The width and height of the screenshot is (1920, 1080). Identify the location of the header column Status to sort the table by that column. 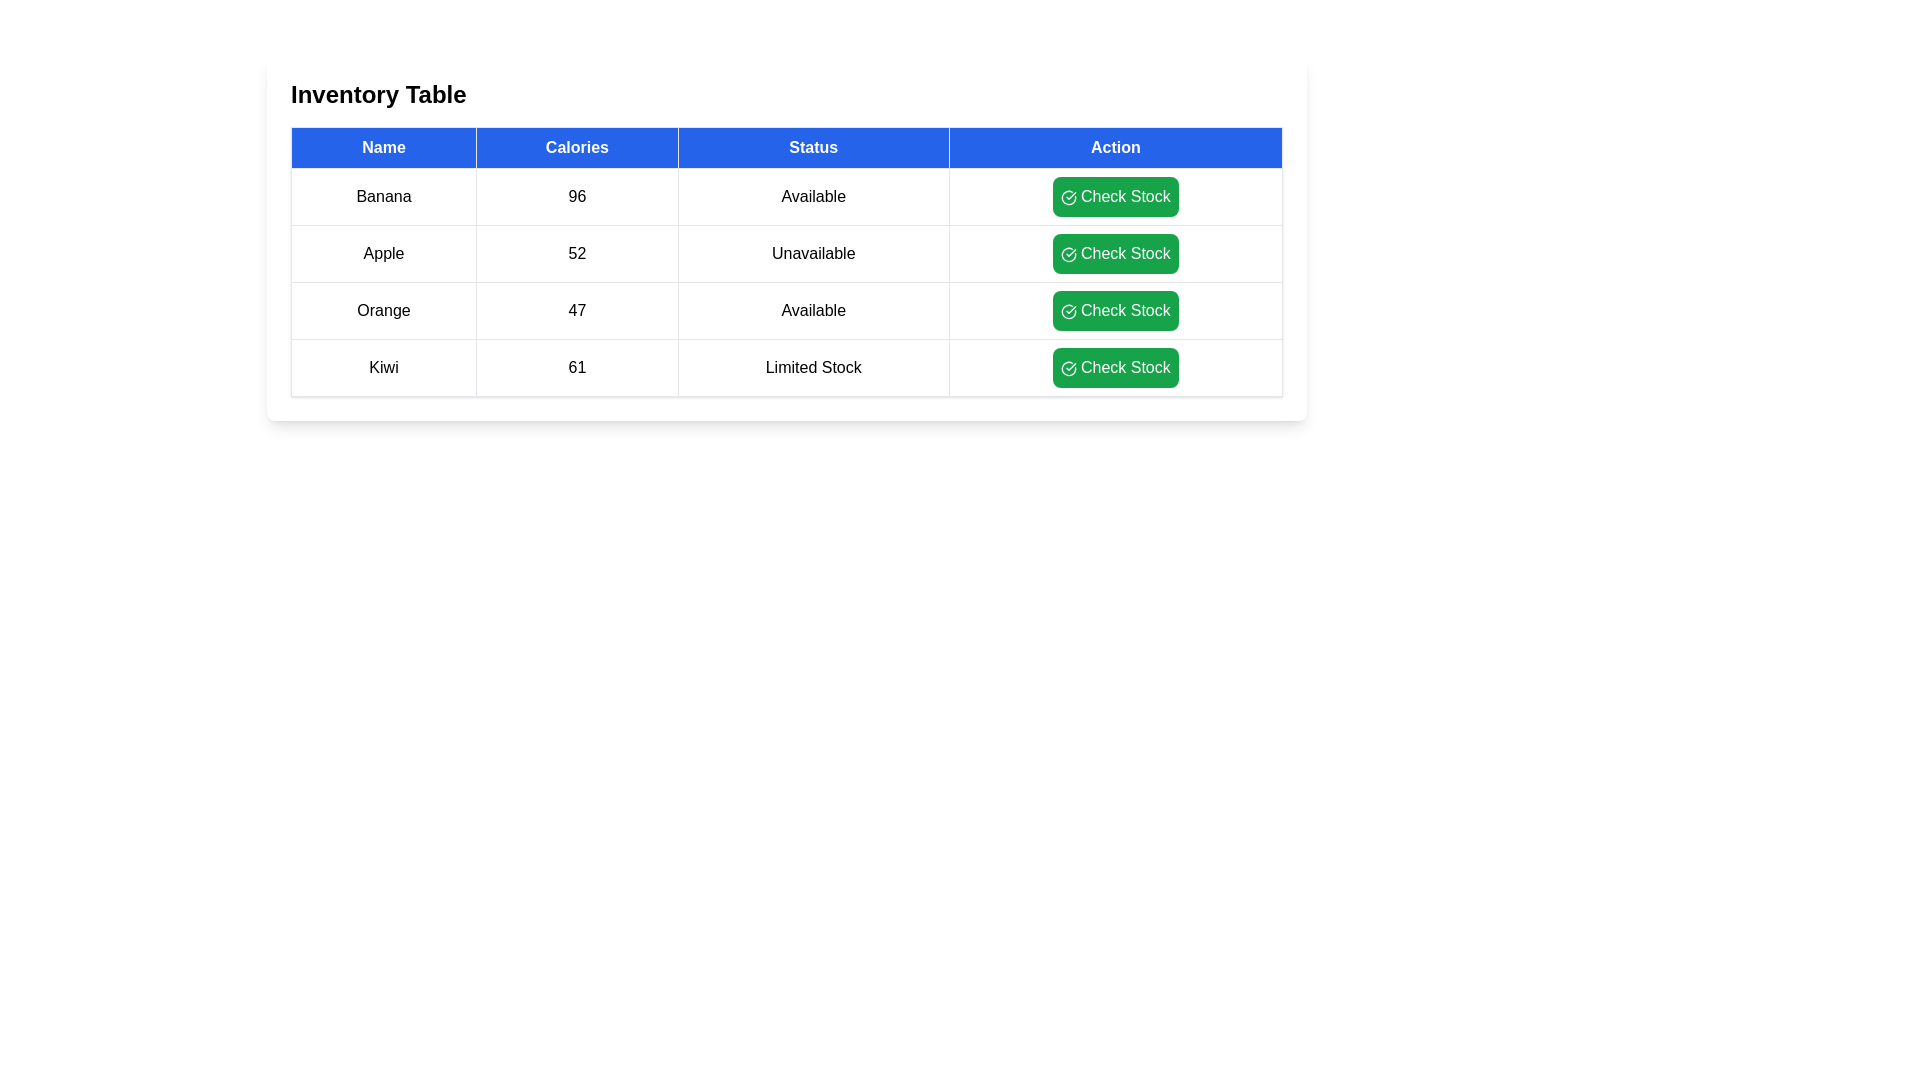
(812, 146).